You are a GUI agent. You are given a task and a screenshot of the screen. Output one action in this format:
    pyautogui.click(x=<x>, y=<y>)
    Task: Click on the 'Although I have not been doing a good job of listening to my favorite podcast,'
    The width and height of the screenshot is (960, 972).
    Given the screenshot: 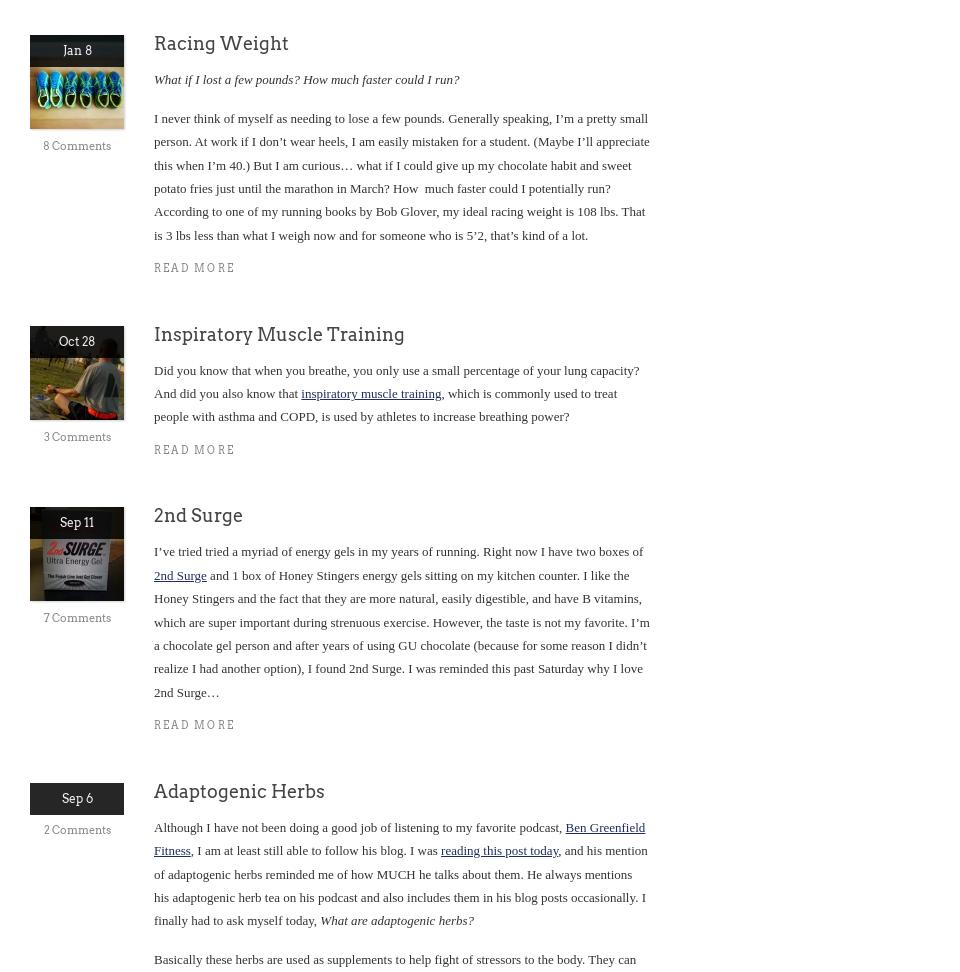 What is the action you would take?
    pyautogui.click(x=359, y=825)
    